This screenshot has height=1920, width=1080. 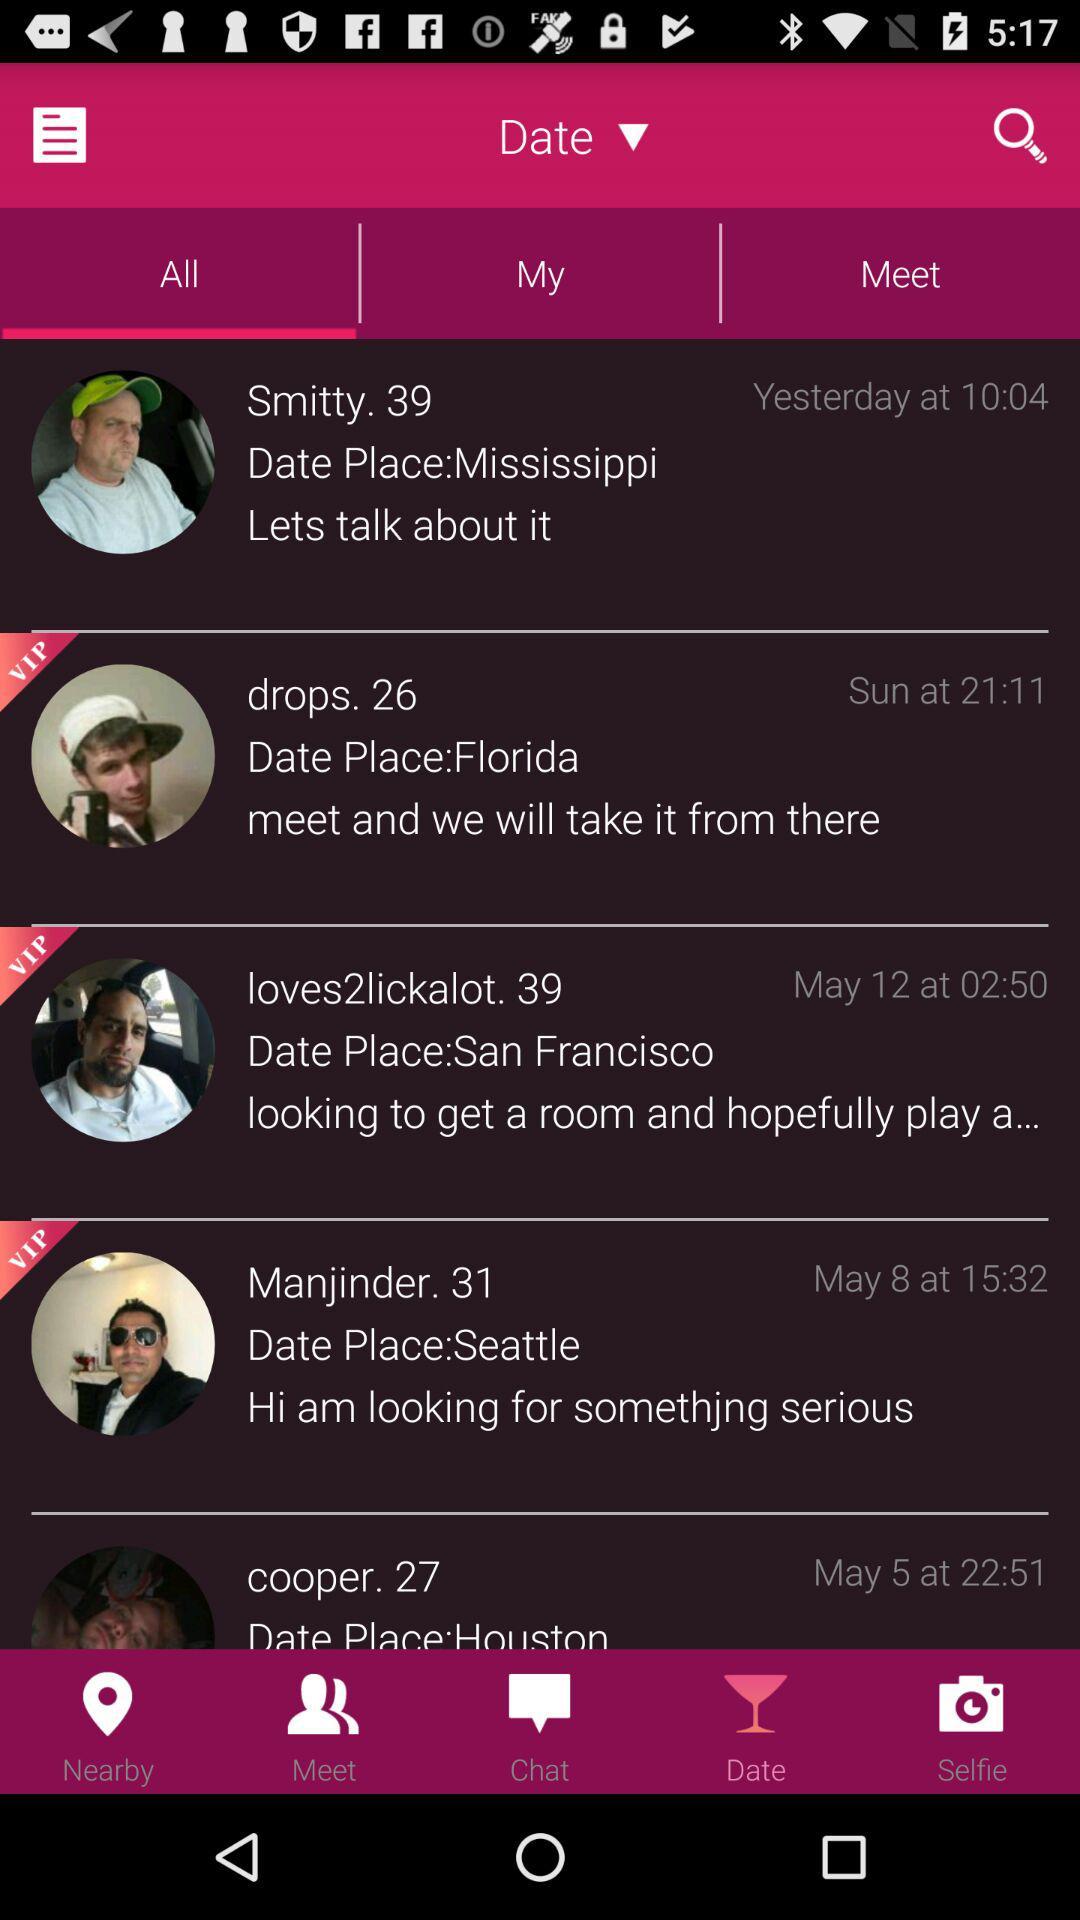 I want to click on cooper item, so click(x=310, y=1573).